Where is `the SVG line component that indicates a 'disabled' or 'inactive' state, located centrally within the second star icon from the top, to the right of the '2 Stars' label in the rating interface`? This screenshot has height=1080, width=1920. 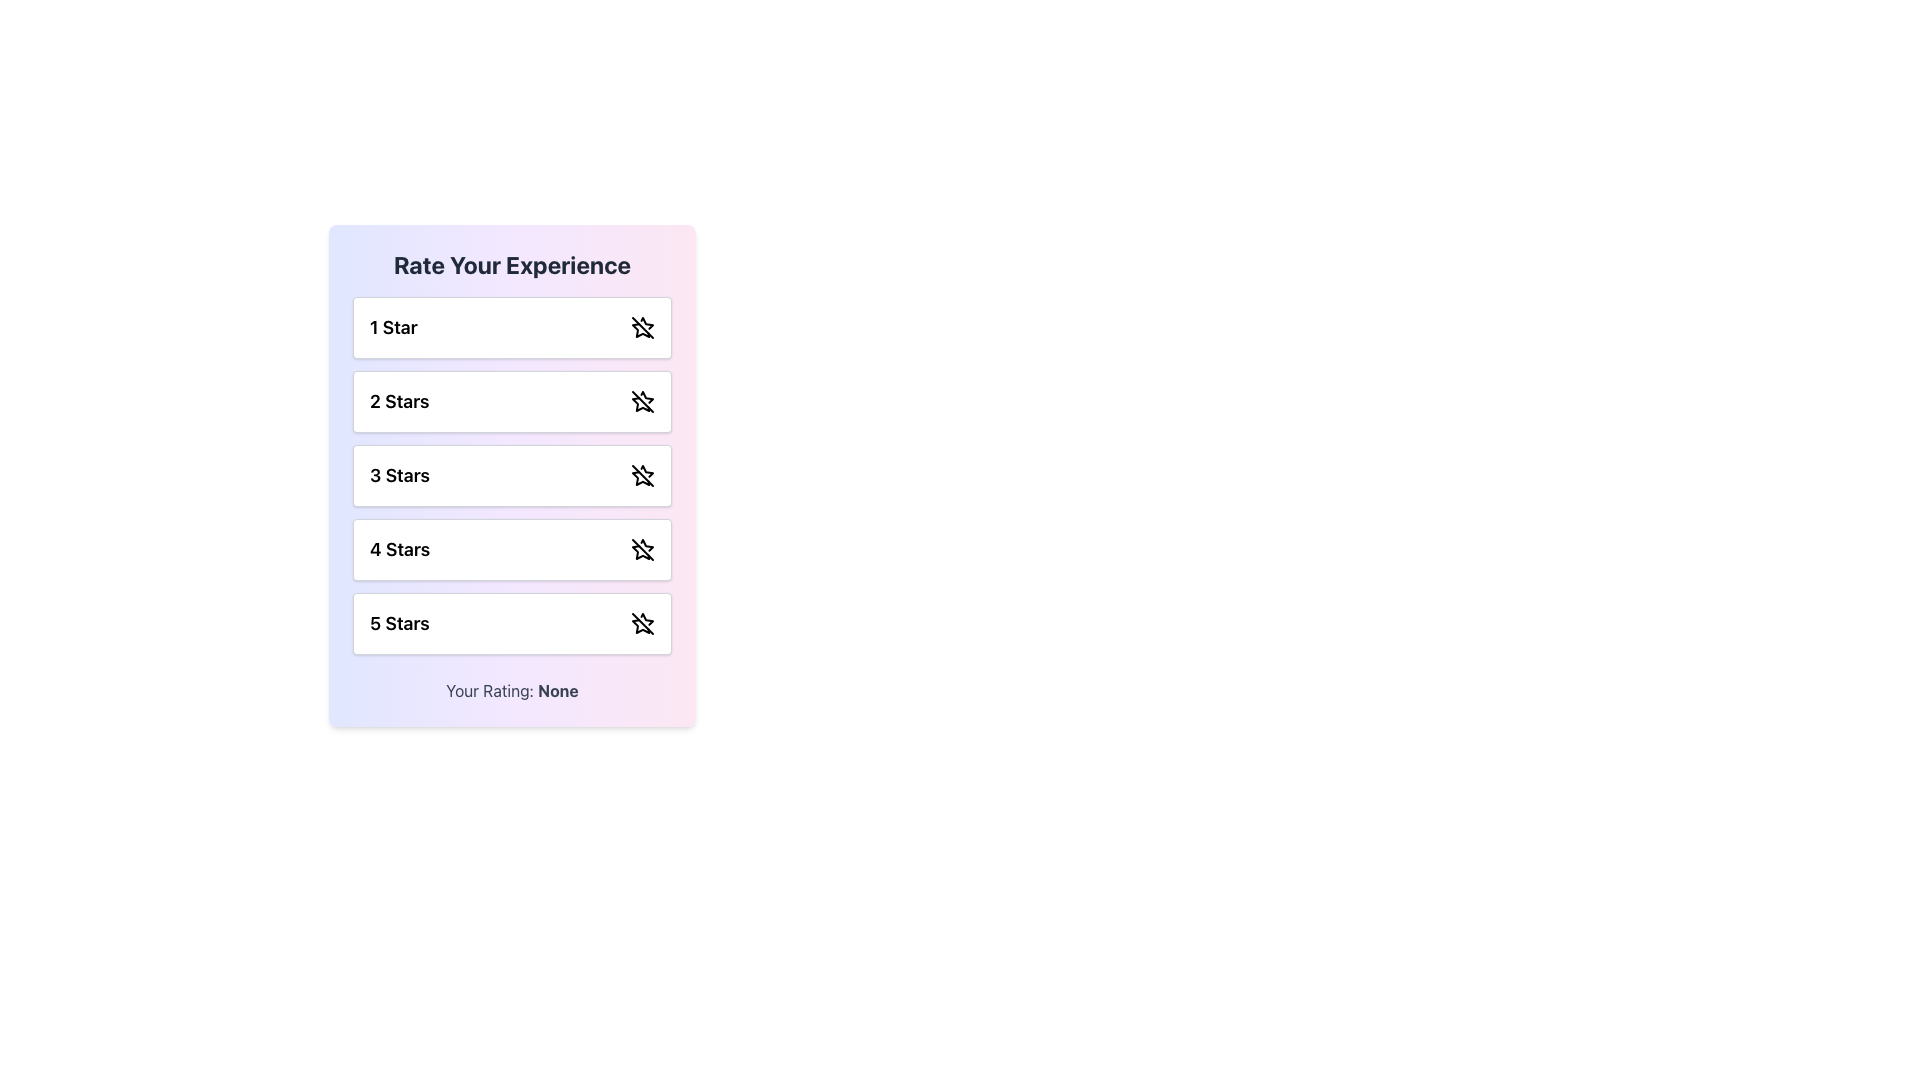
the SVG line component that indicates a 'disabled' or 'inactive' state, located centrally within the second star icon from the top, to the right of the '2 Stars' label in the rating interface is located at coordinates (643, 401).